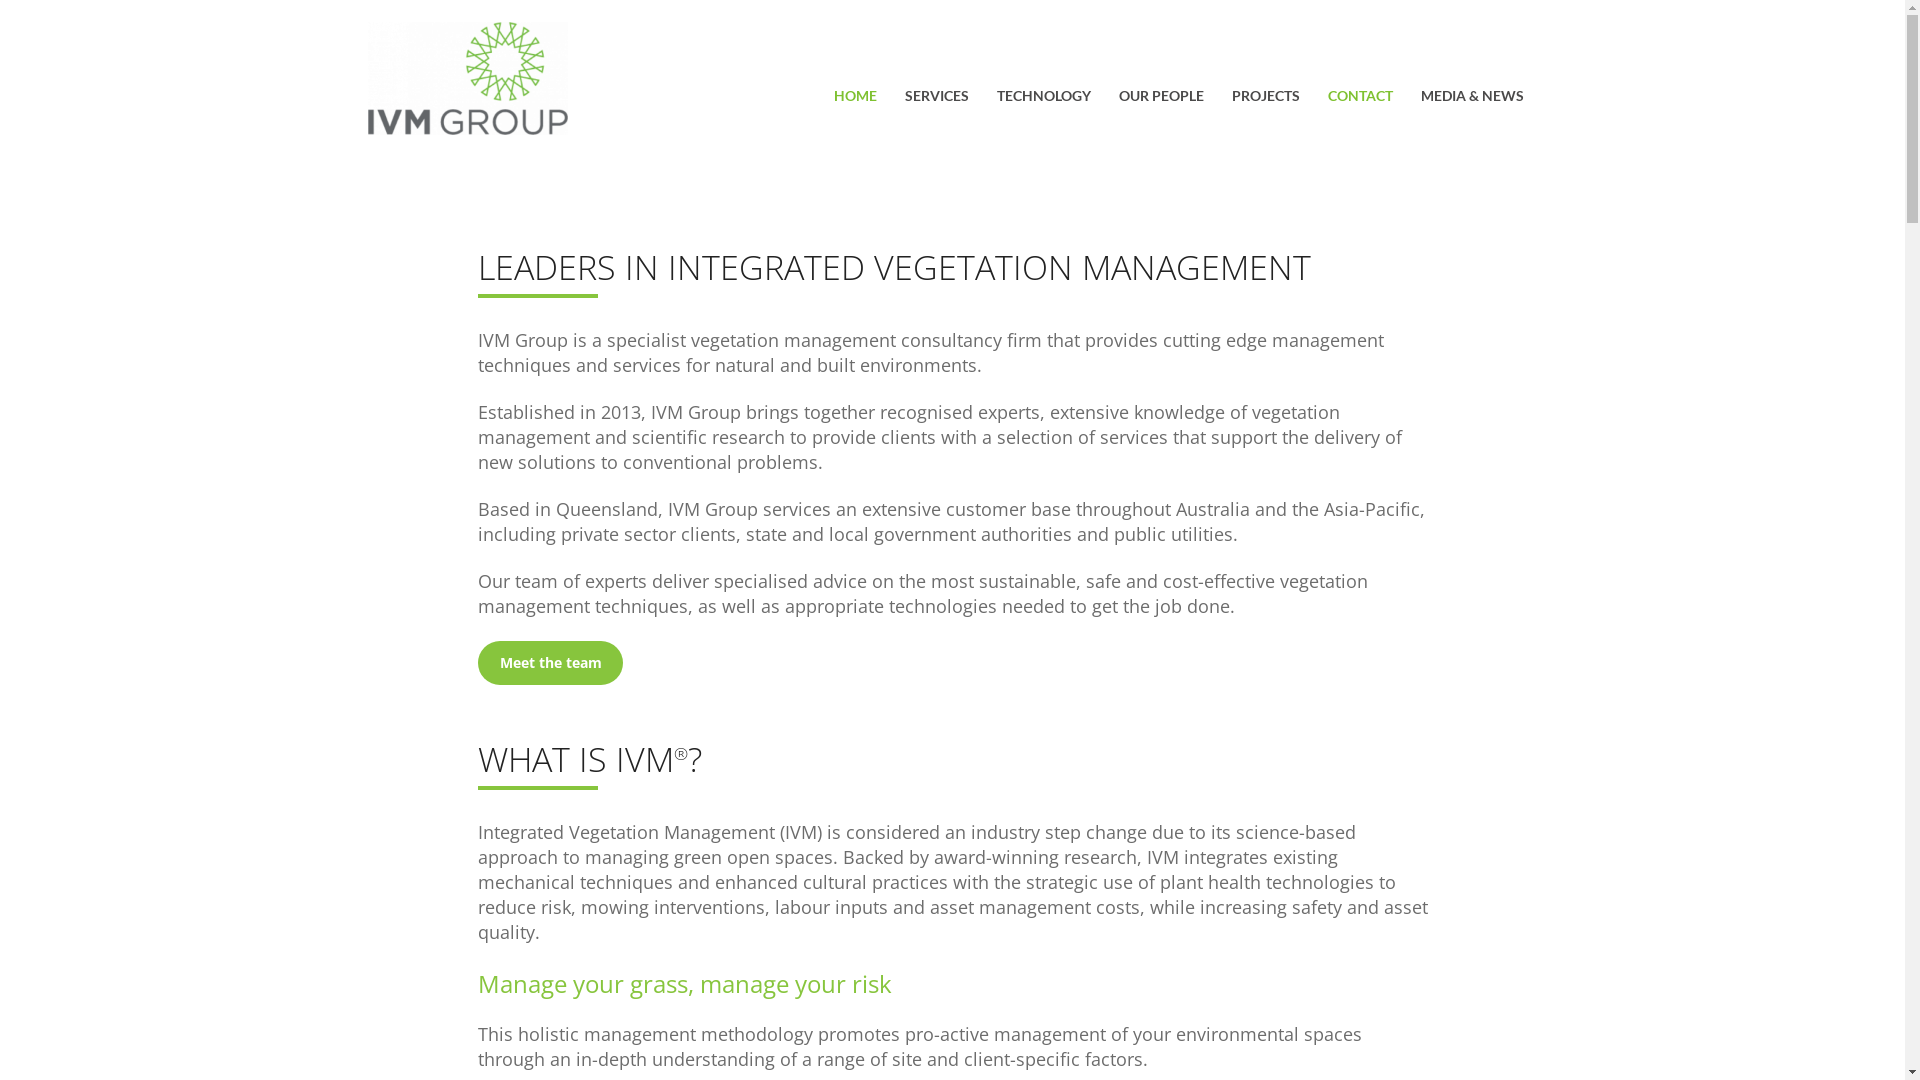 The width and height of the screenshot is (1920, 1080). Describe the element at coordinates (855, 98) in the screenshot. I see `'HOME'` at that location.